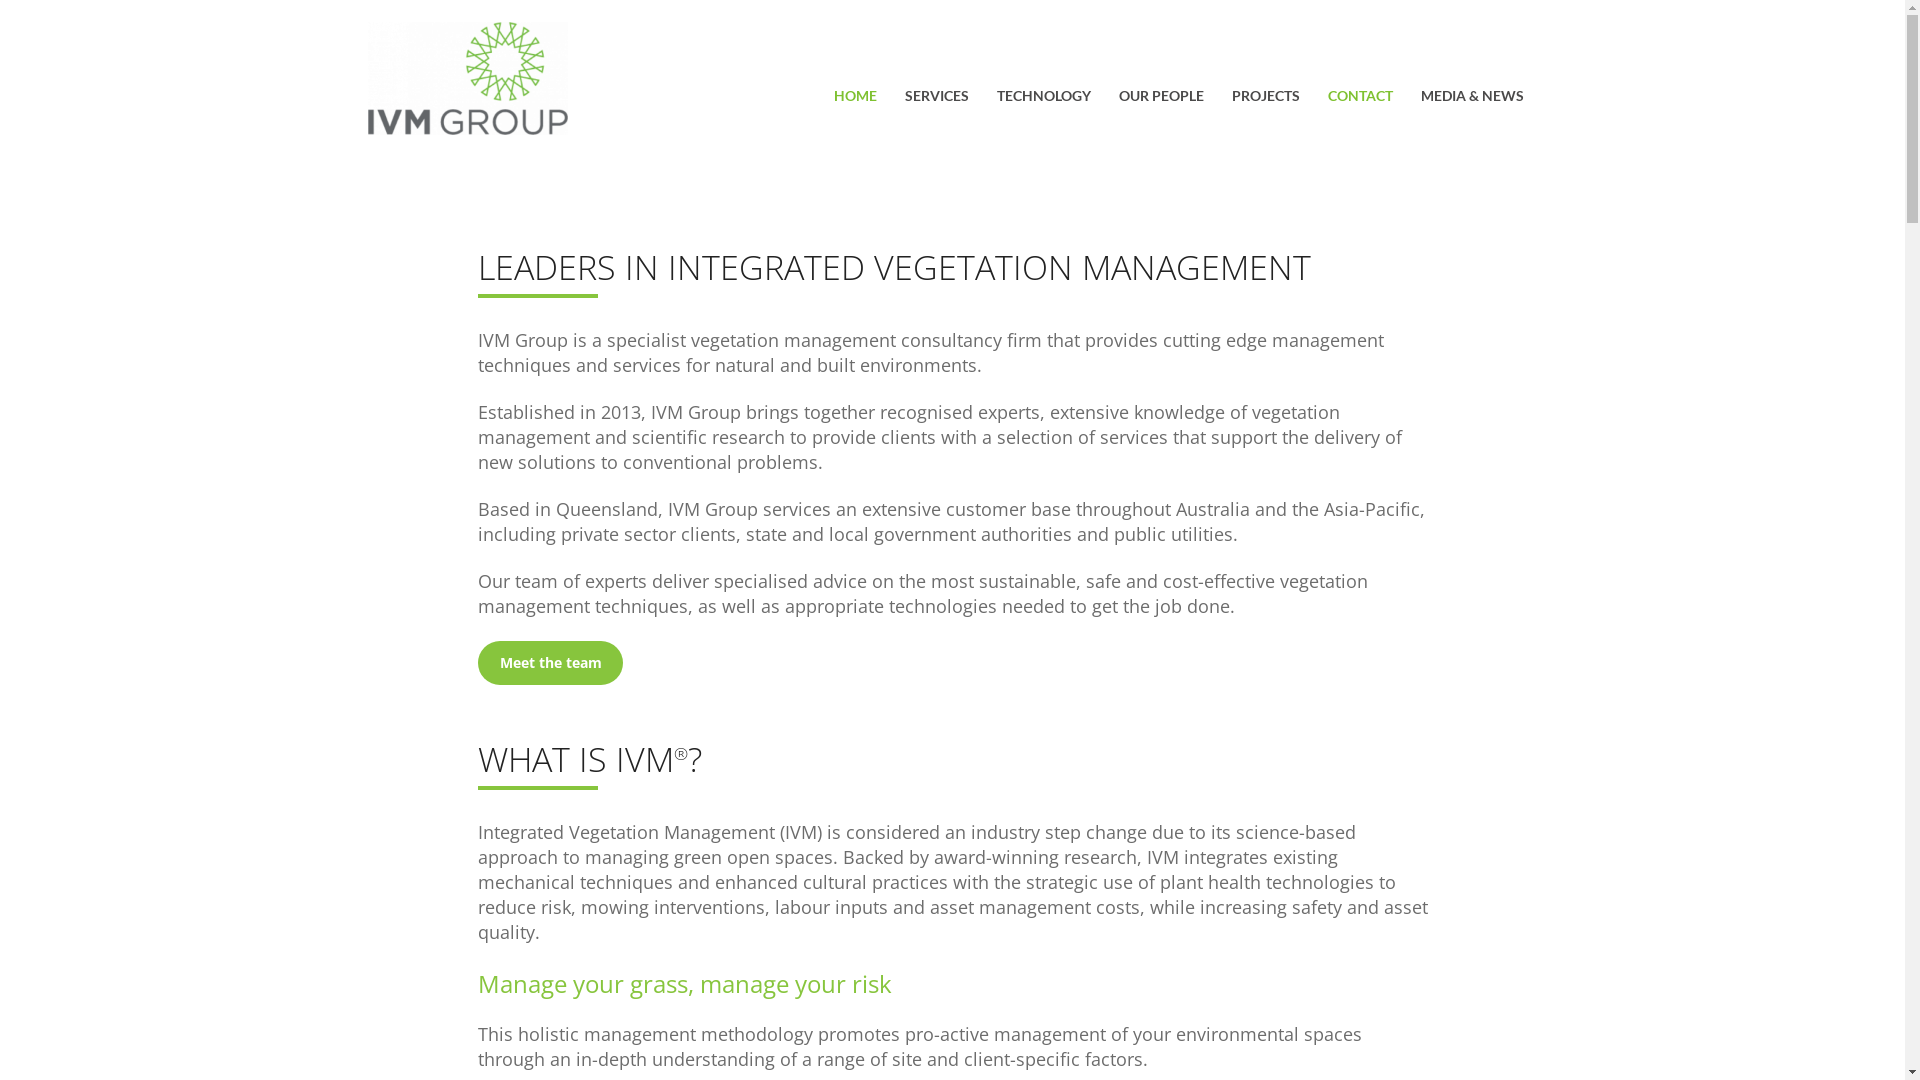 The width and height of the screenshot is (1920, 1080). Describe the element at coordinates (855, 98) in the screenshot. I see `'HOME'` at that location.